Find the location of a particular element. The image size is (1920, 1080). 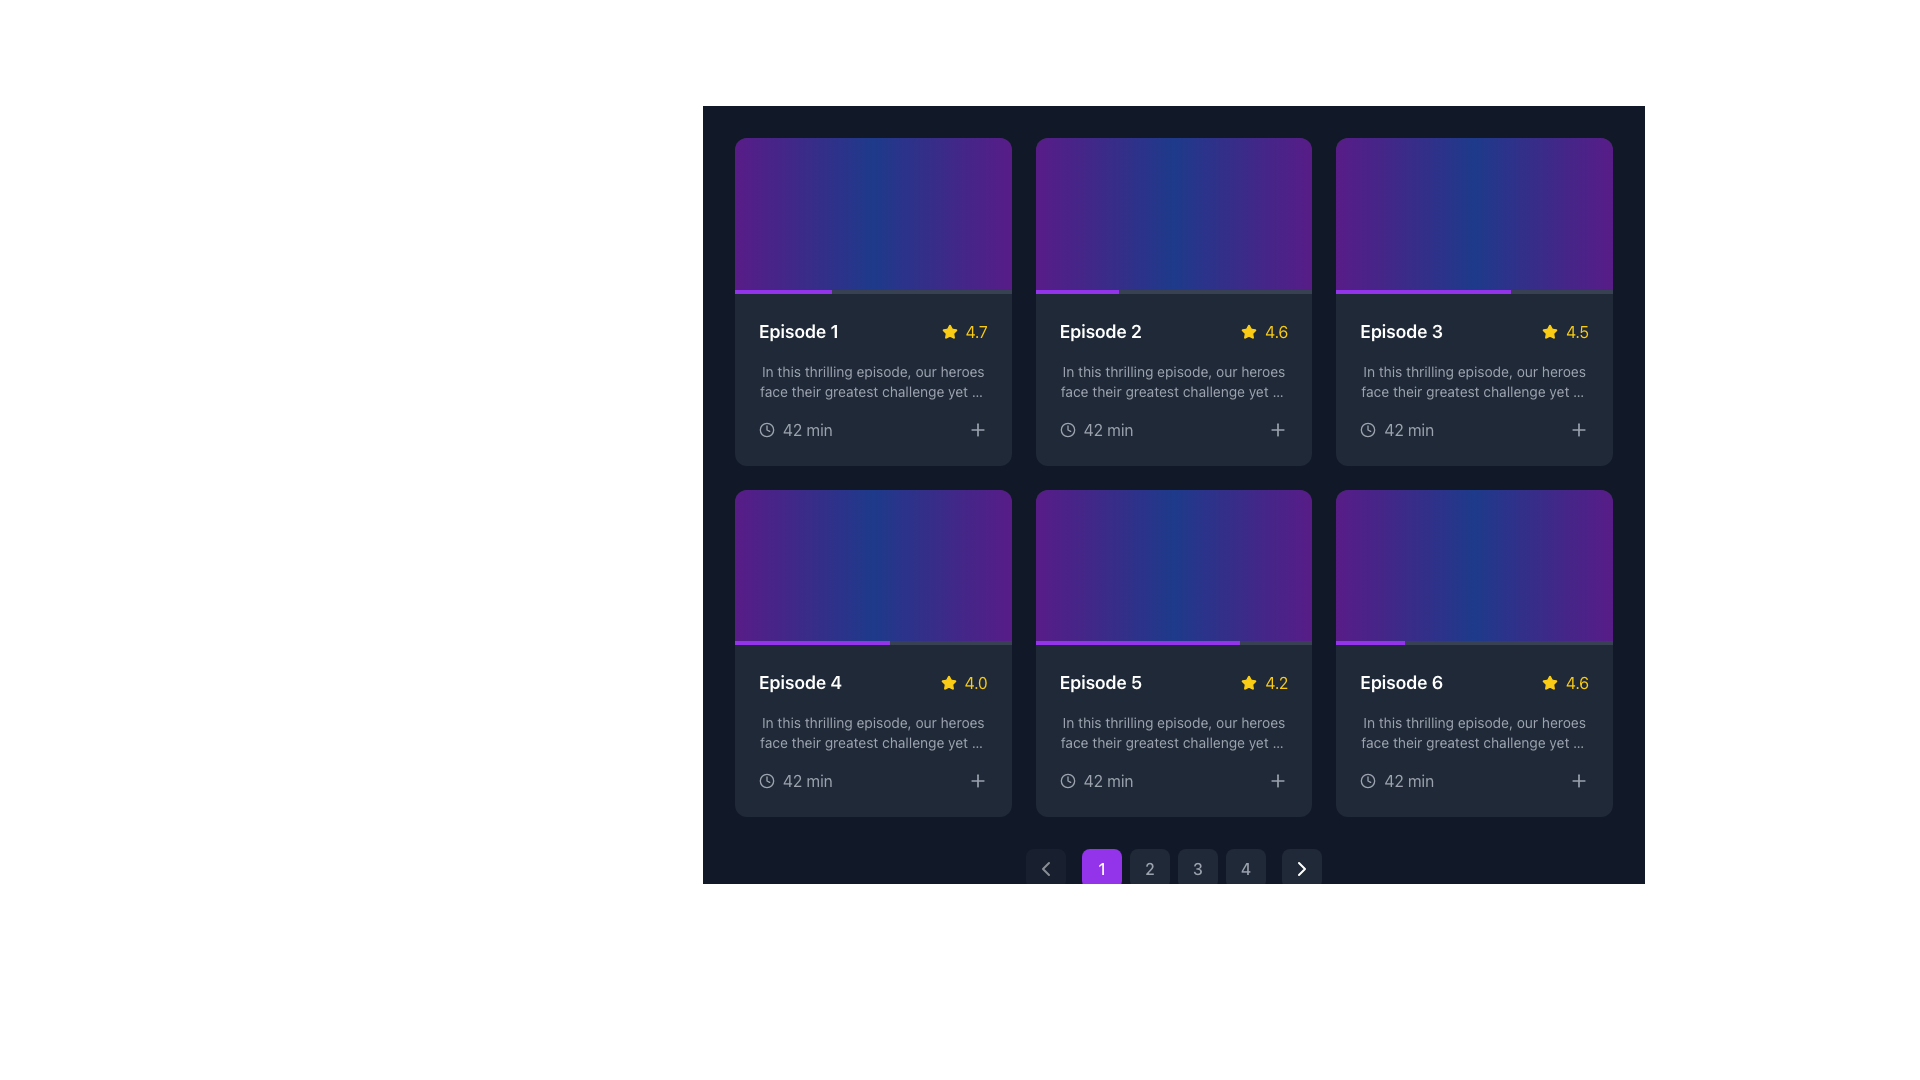

the rating icon that indicates a visual representation of a rating value of '4.6', located in the second card of the top row in the grid layout is located at coordinates (1248, 330).